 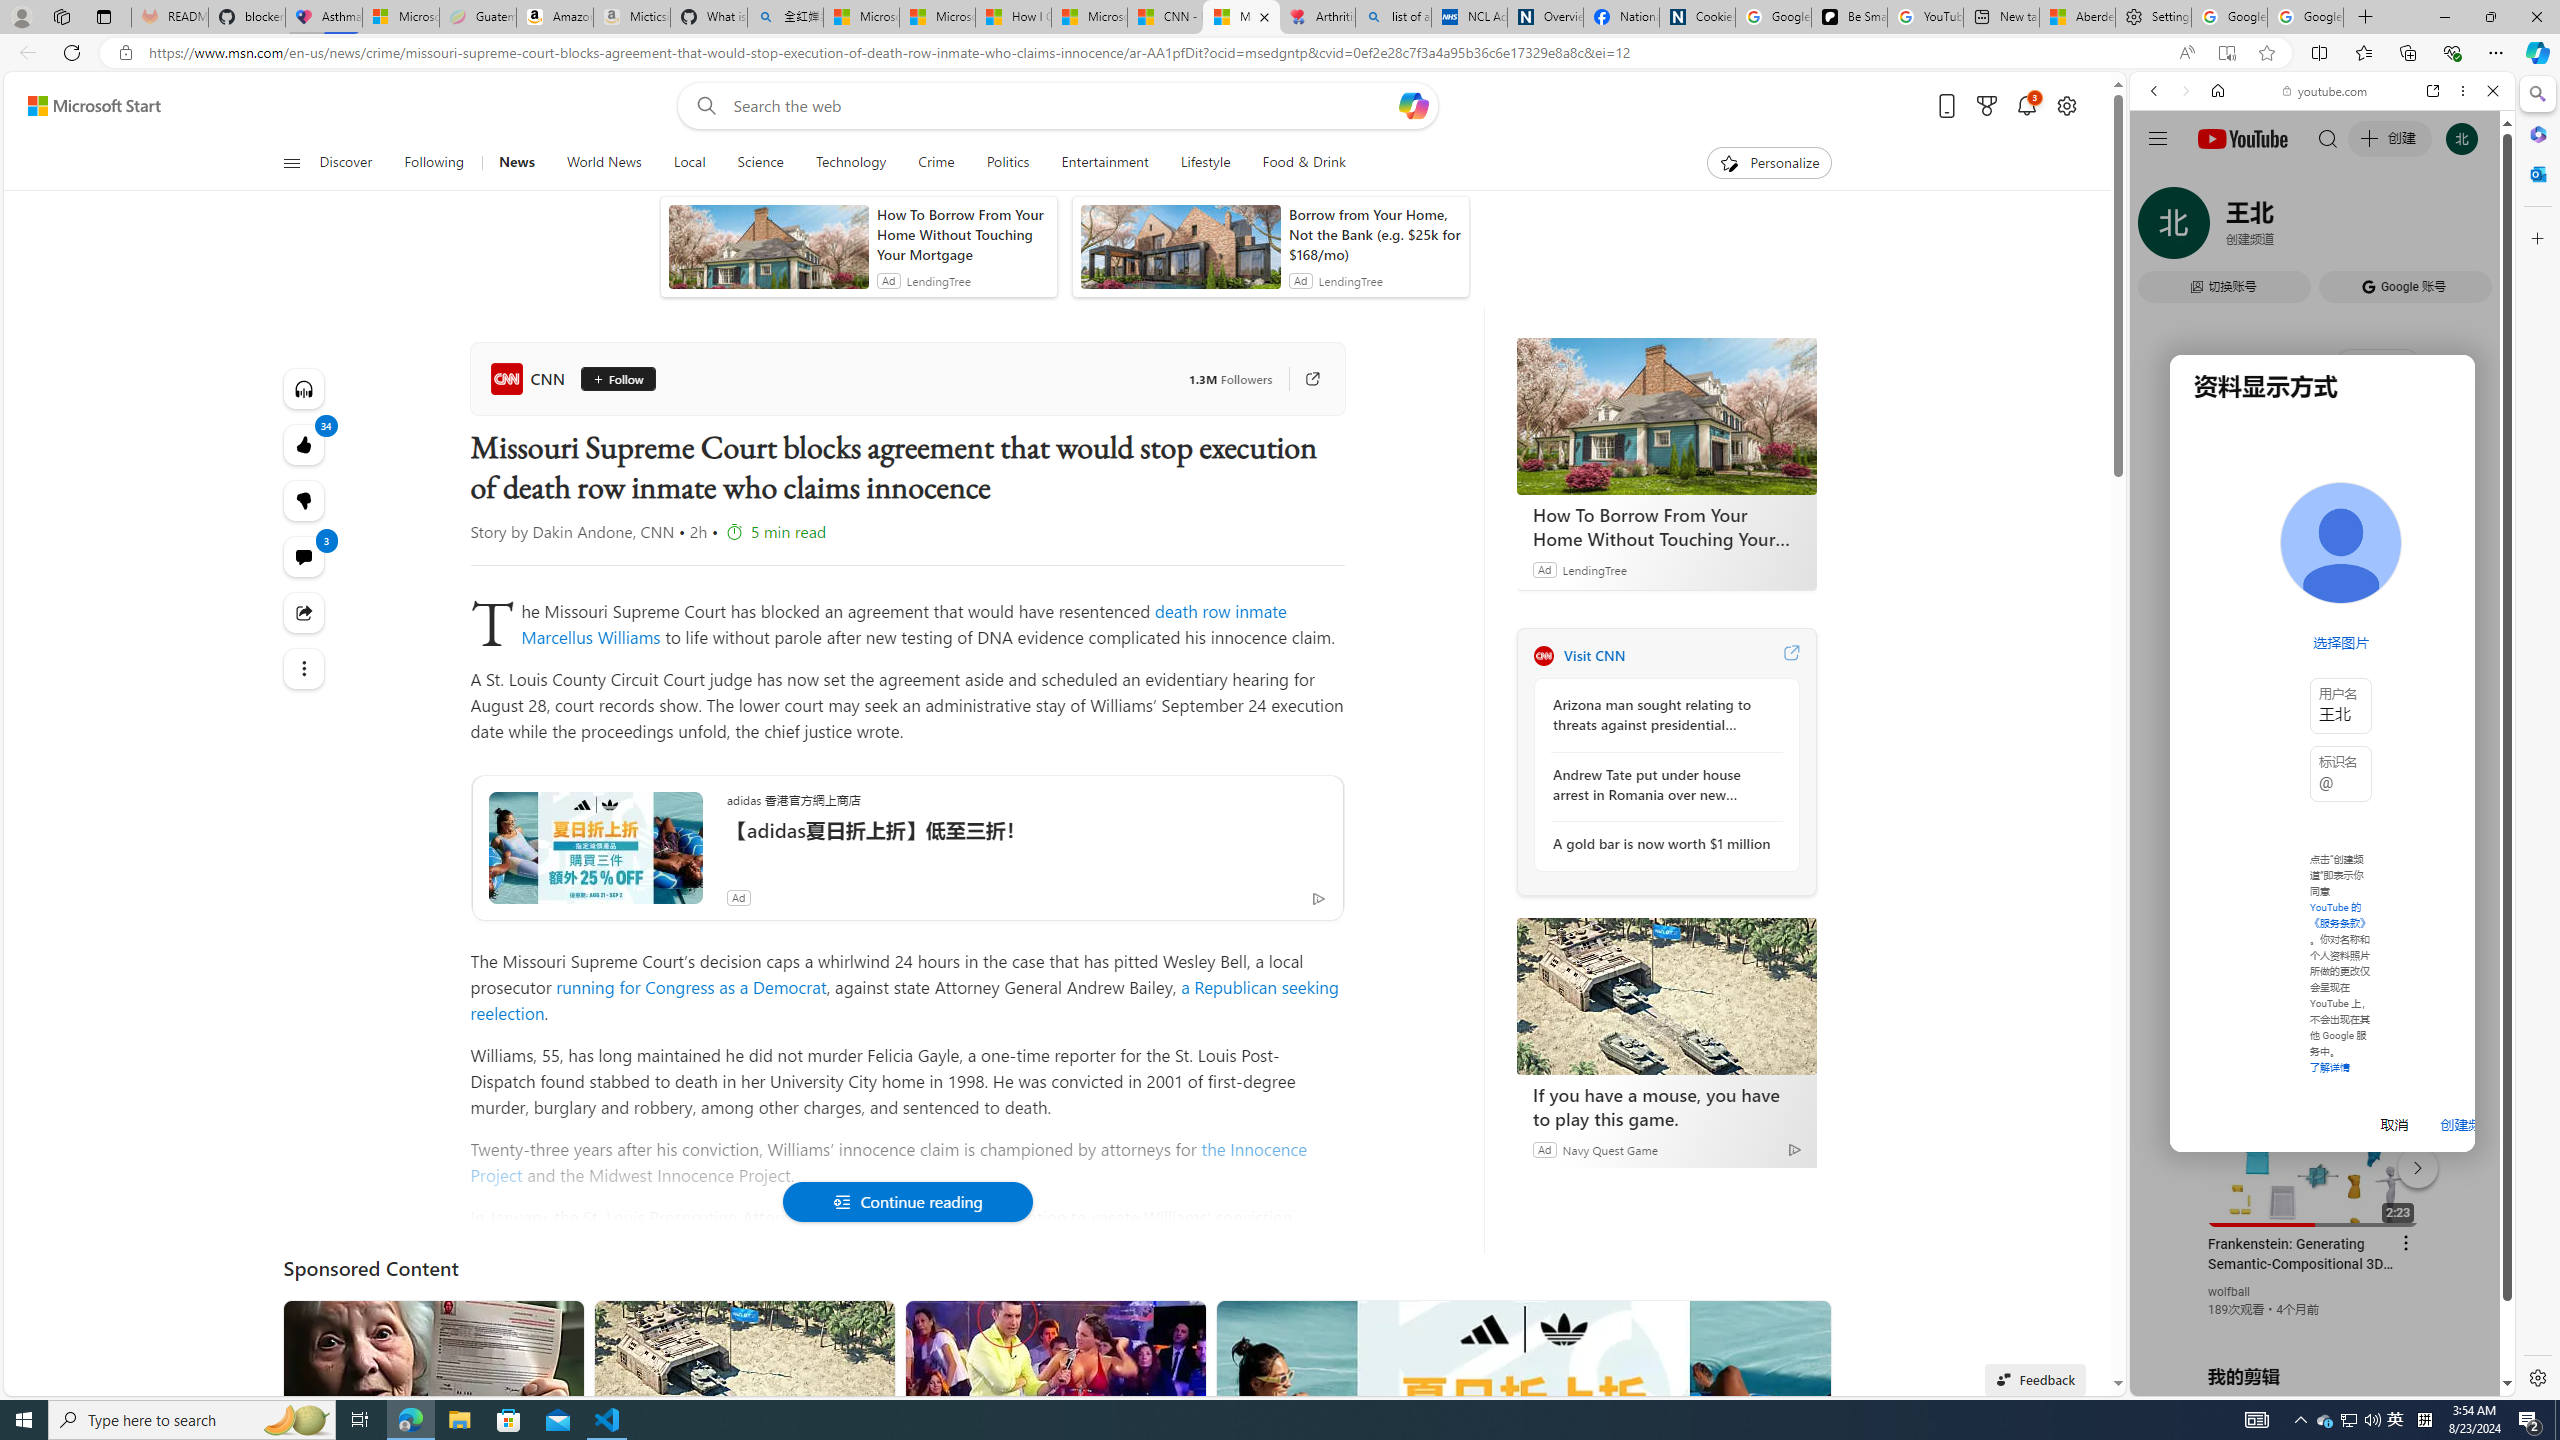 I want to click on 'Enter your search term', so click(x=1061, y=104).